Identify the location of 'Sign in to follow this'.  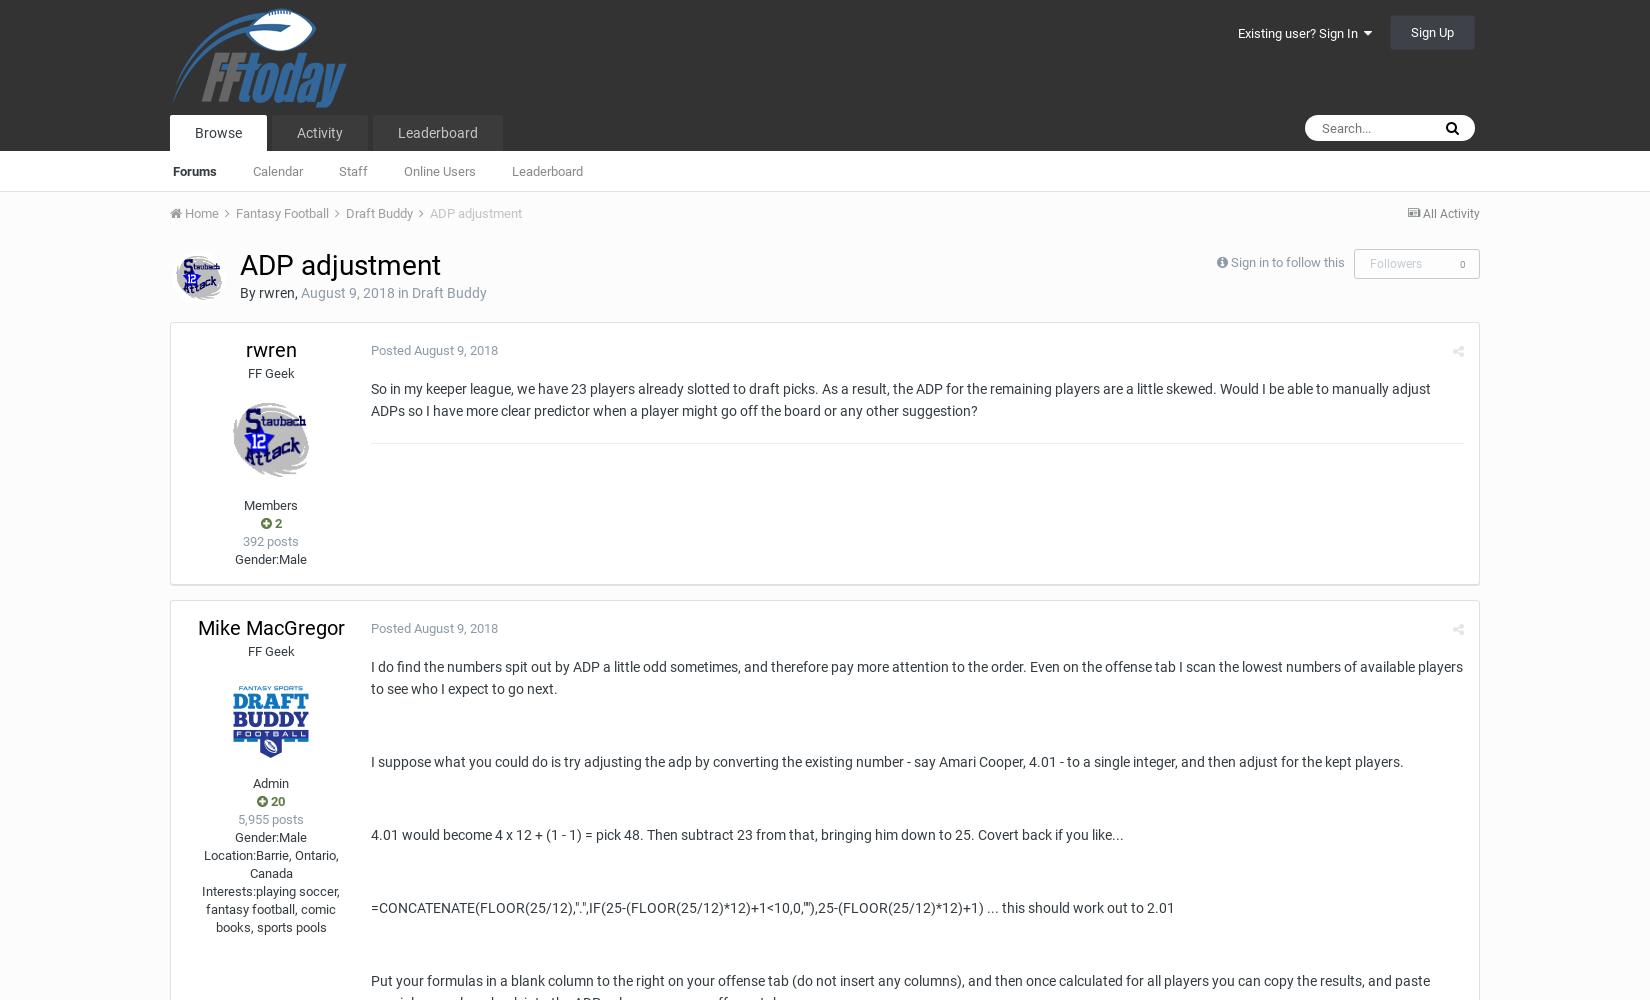
(1231, 262).